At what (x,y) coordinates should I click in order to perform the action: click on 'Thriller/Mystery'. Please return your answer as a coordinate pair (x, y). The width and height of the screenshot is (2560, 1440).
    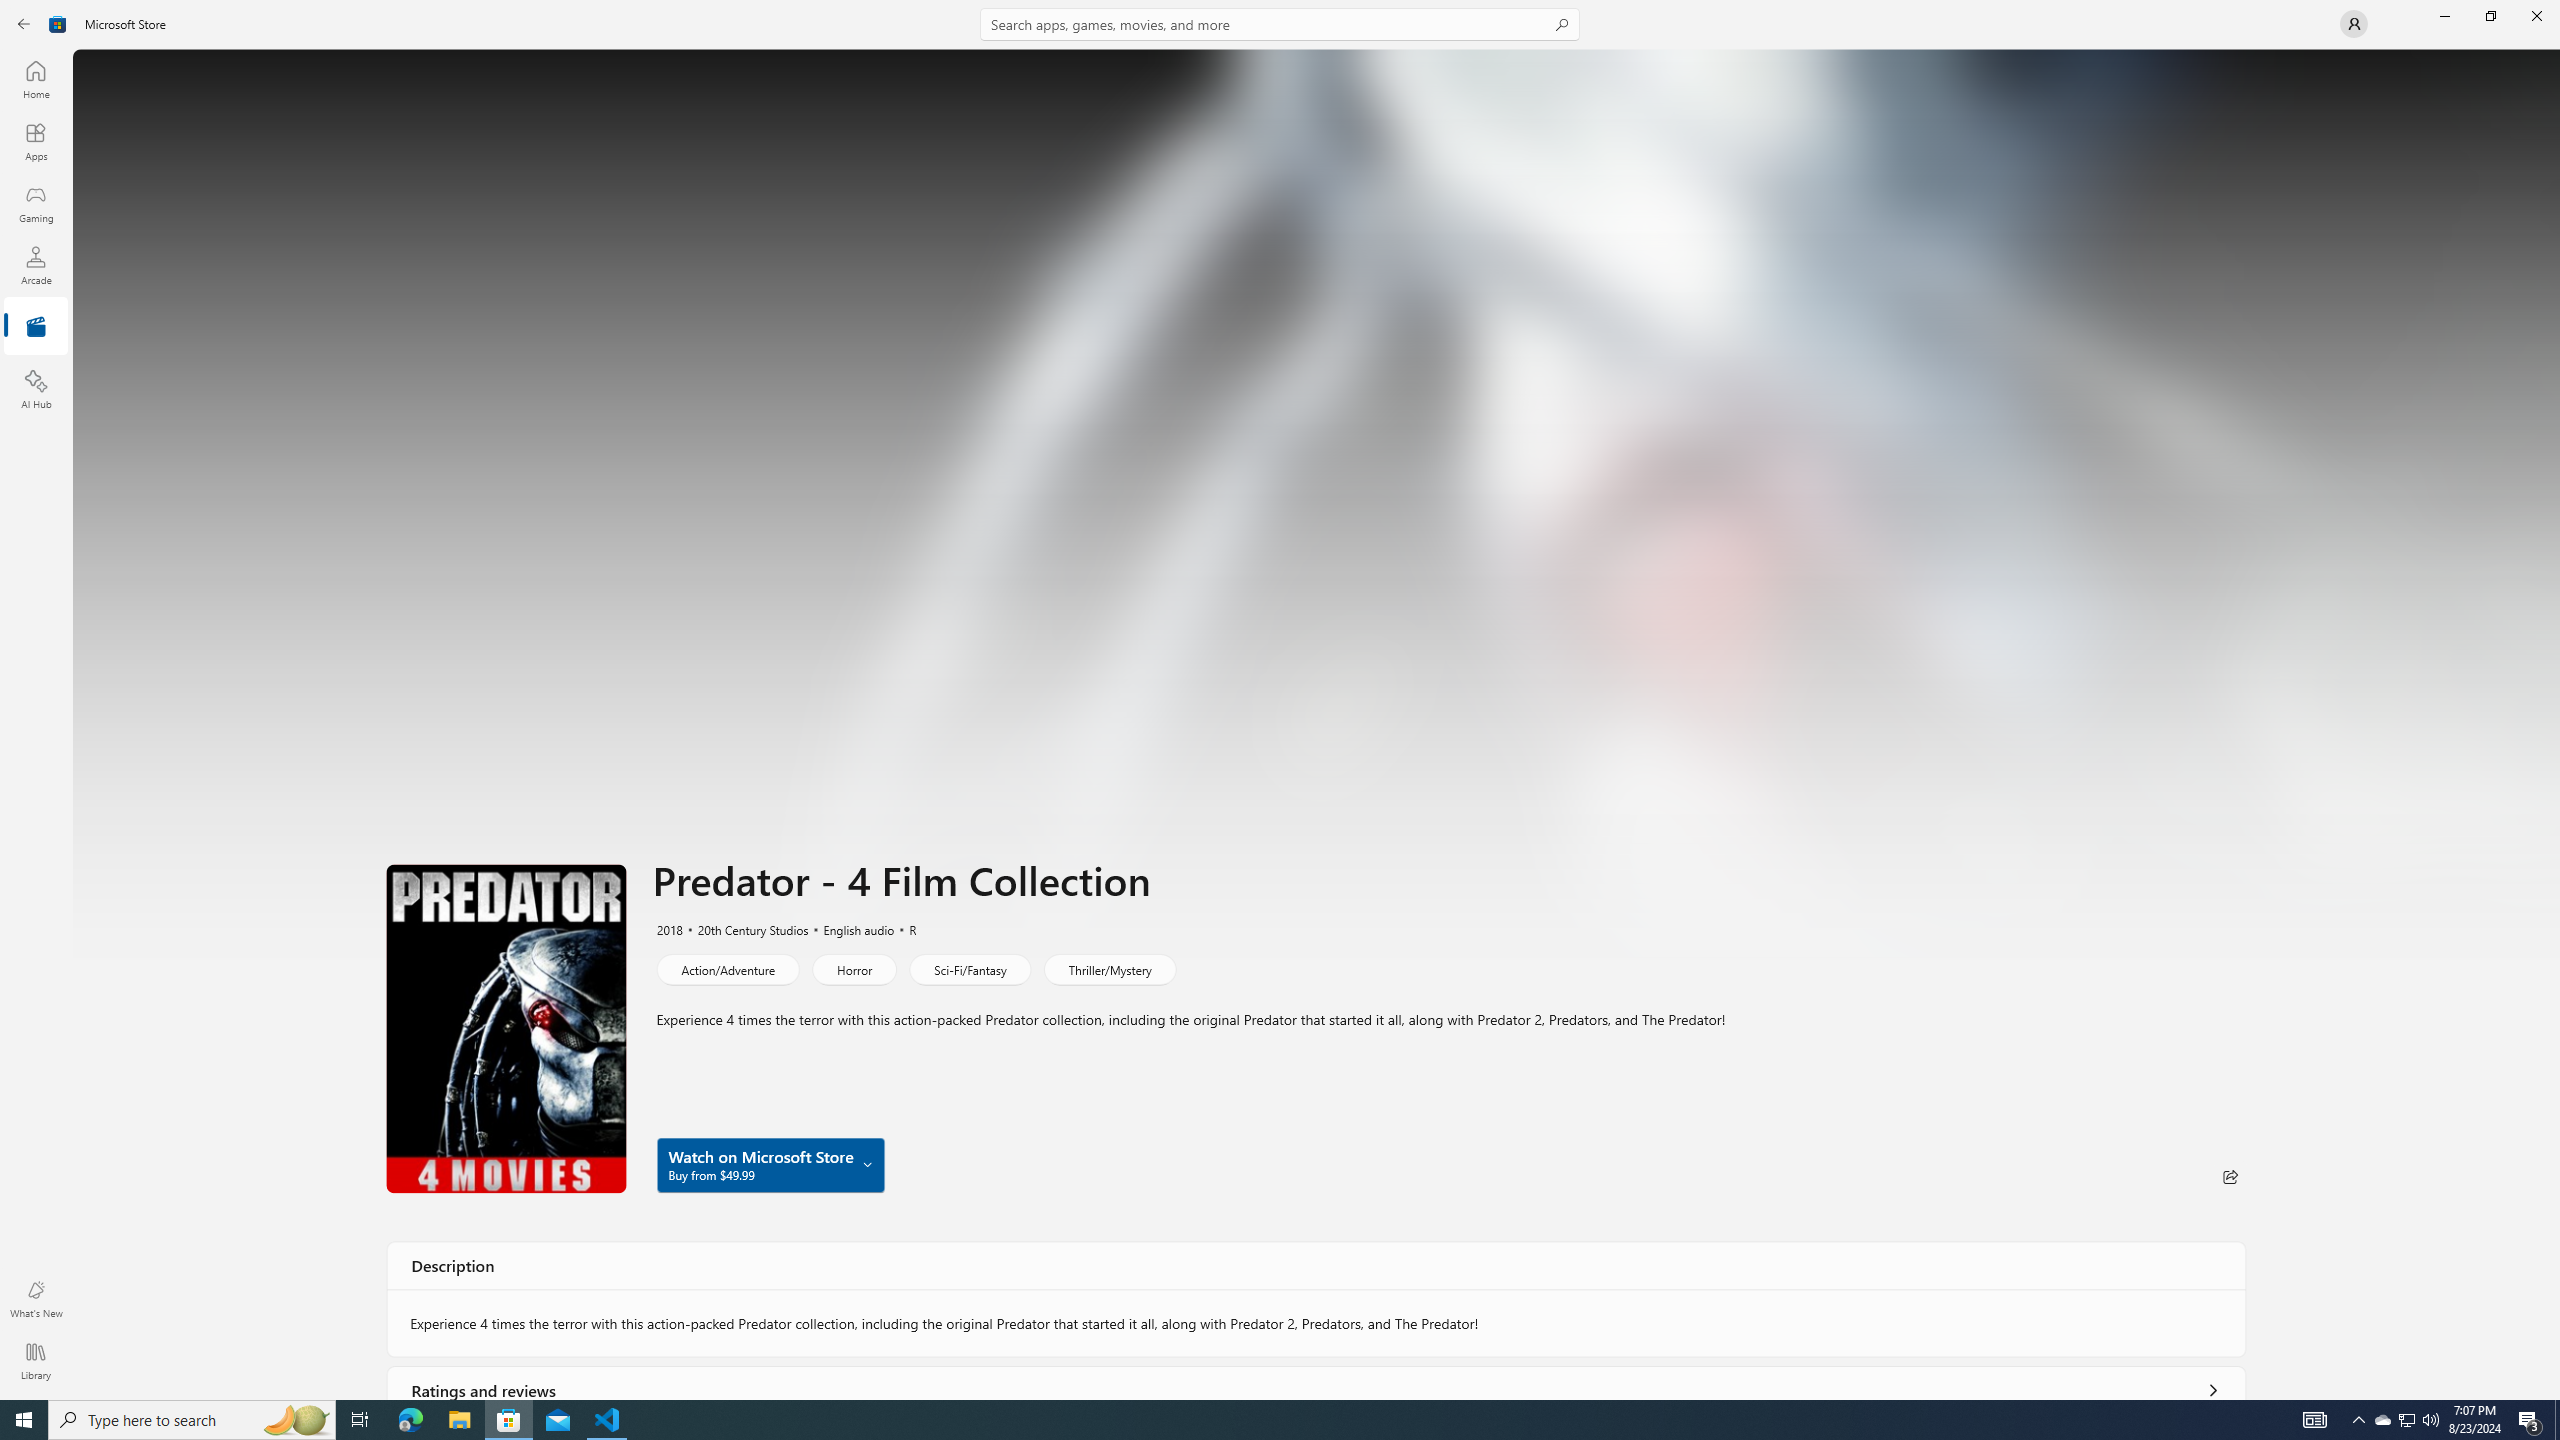
    Looking at the image, I should click on (1108, 968).